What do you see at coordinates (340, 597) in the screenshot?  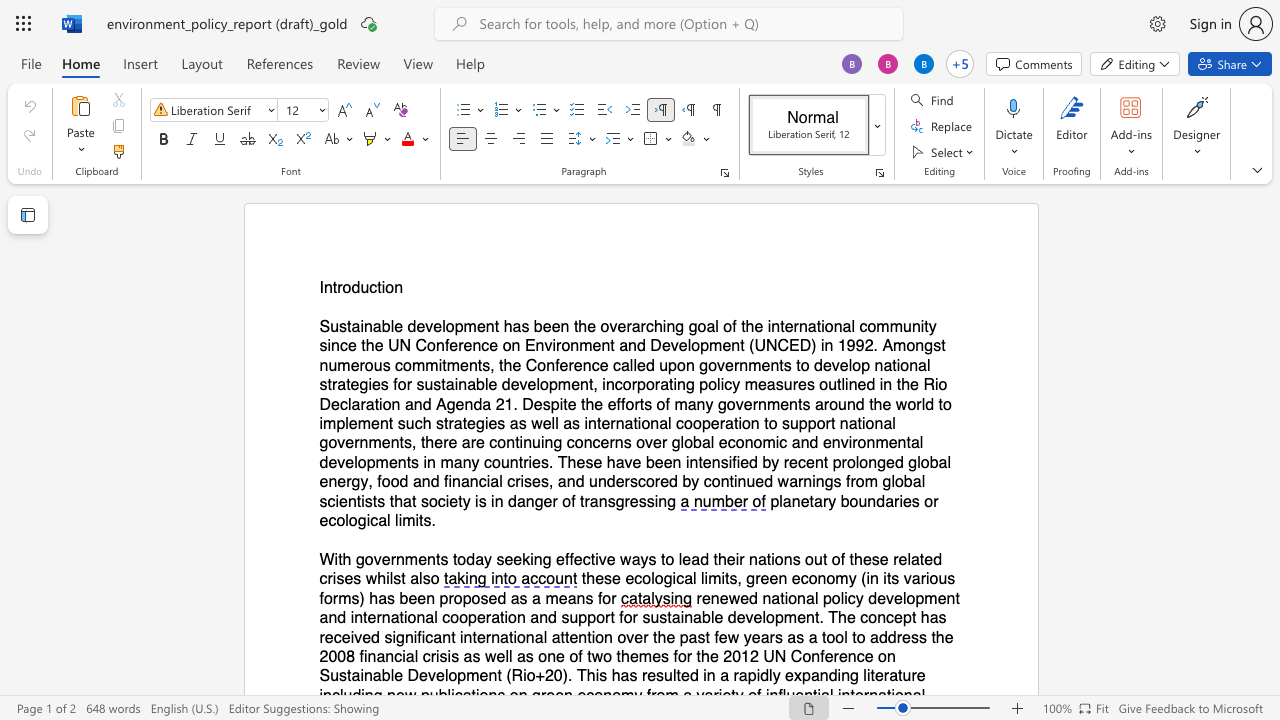 I see `the space between the continuous character "r" and "m" in the text` at bounding box center [340, 597].